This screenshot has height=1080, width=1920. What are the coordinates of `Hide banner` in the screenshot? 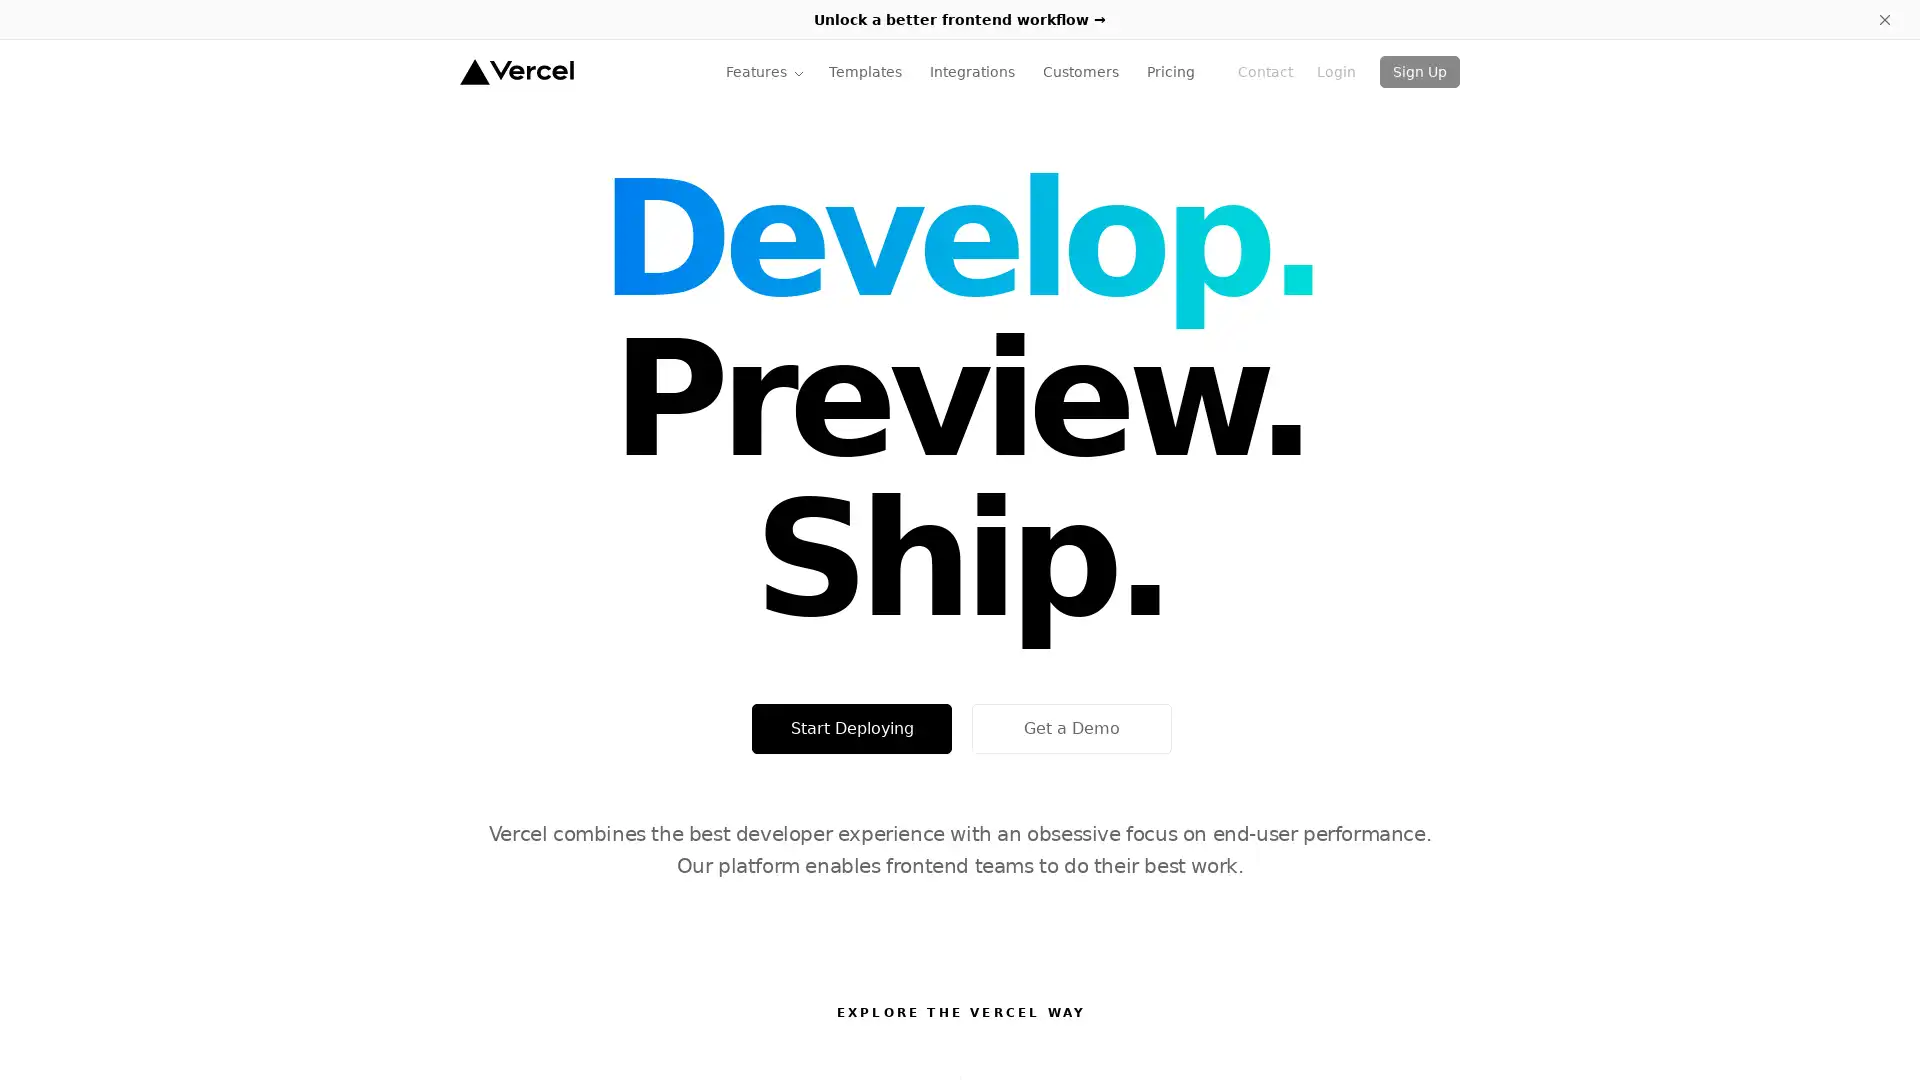 It's located at (1884, 19).